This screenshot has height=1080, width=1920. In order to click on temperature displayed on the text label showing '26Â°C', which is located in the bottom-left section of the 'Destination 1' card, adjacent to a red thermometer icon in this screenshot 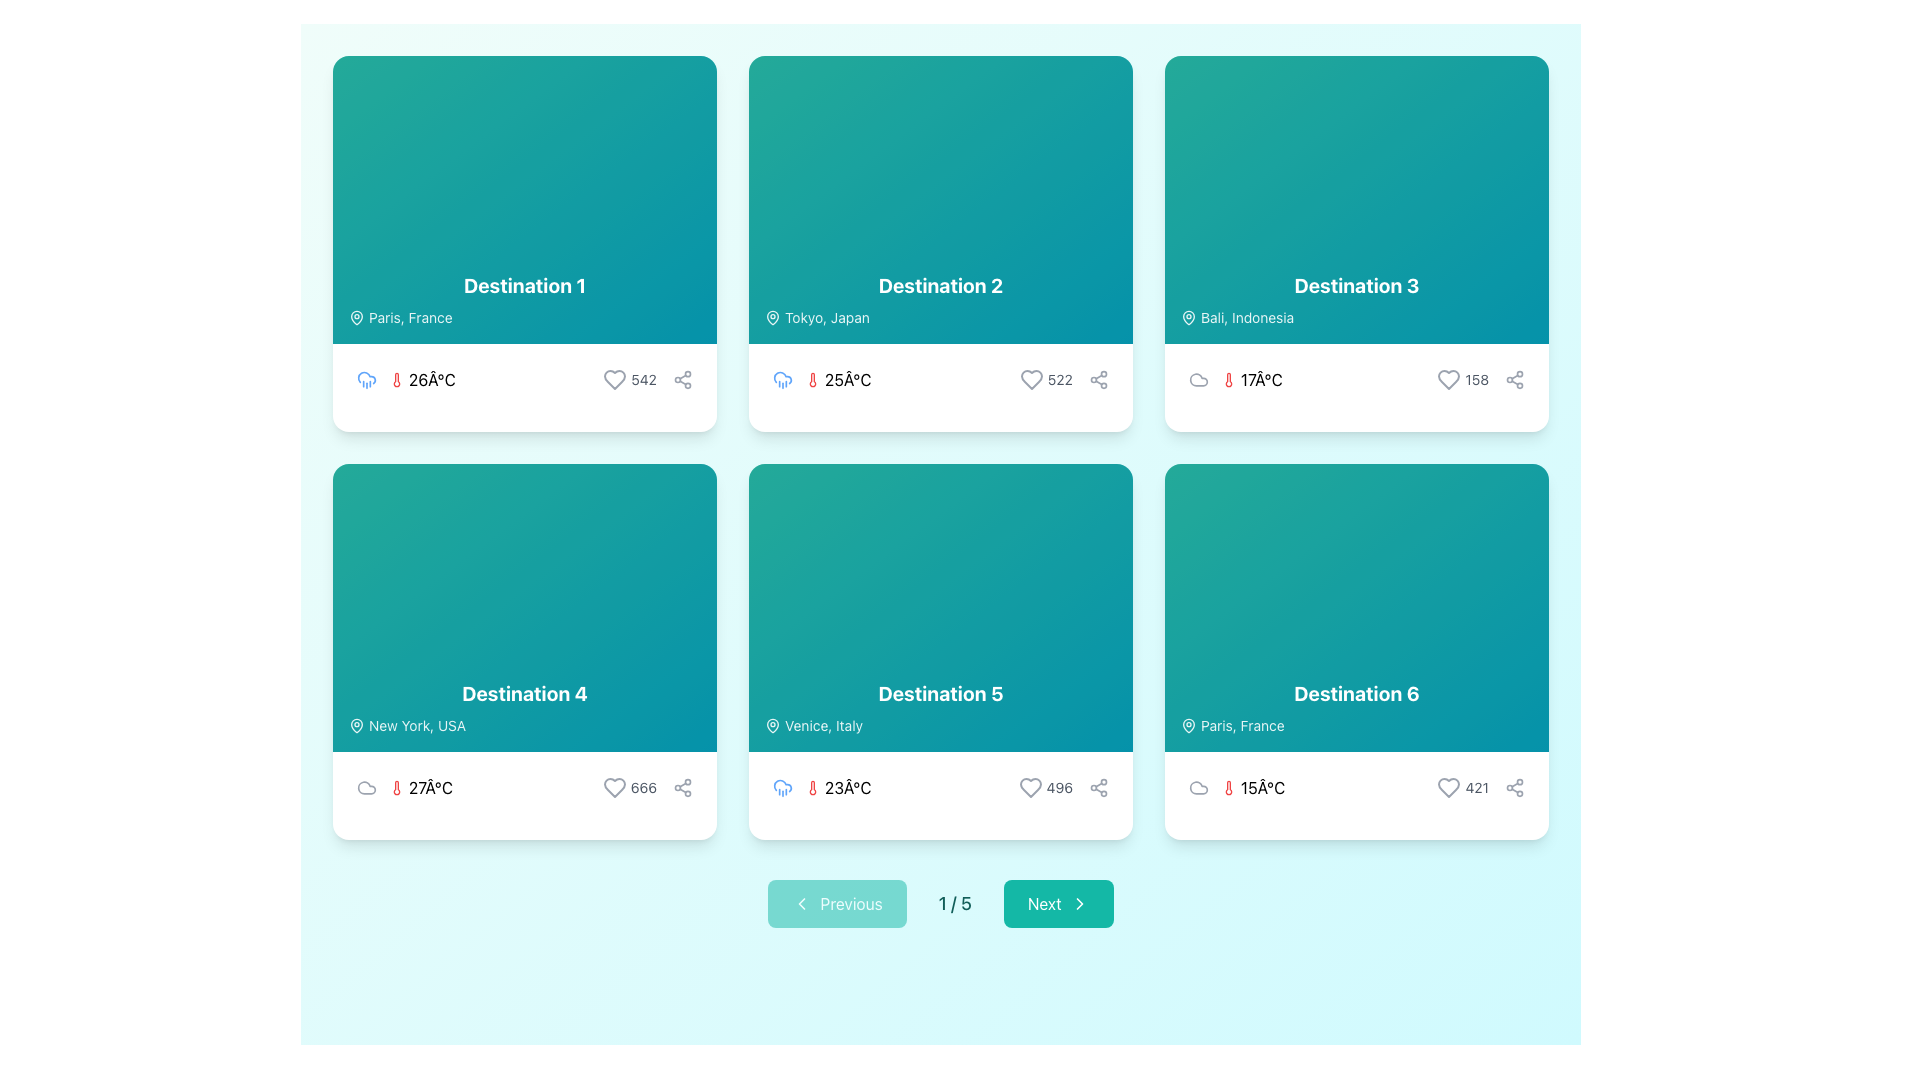, I will do `click(431, 380)`.